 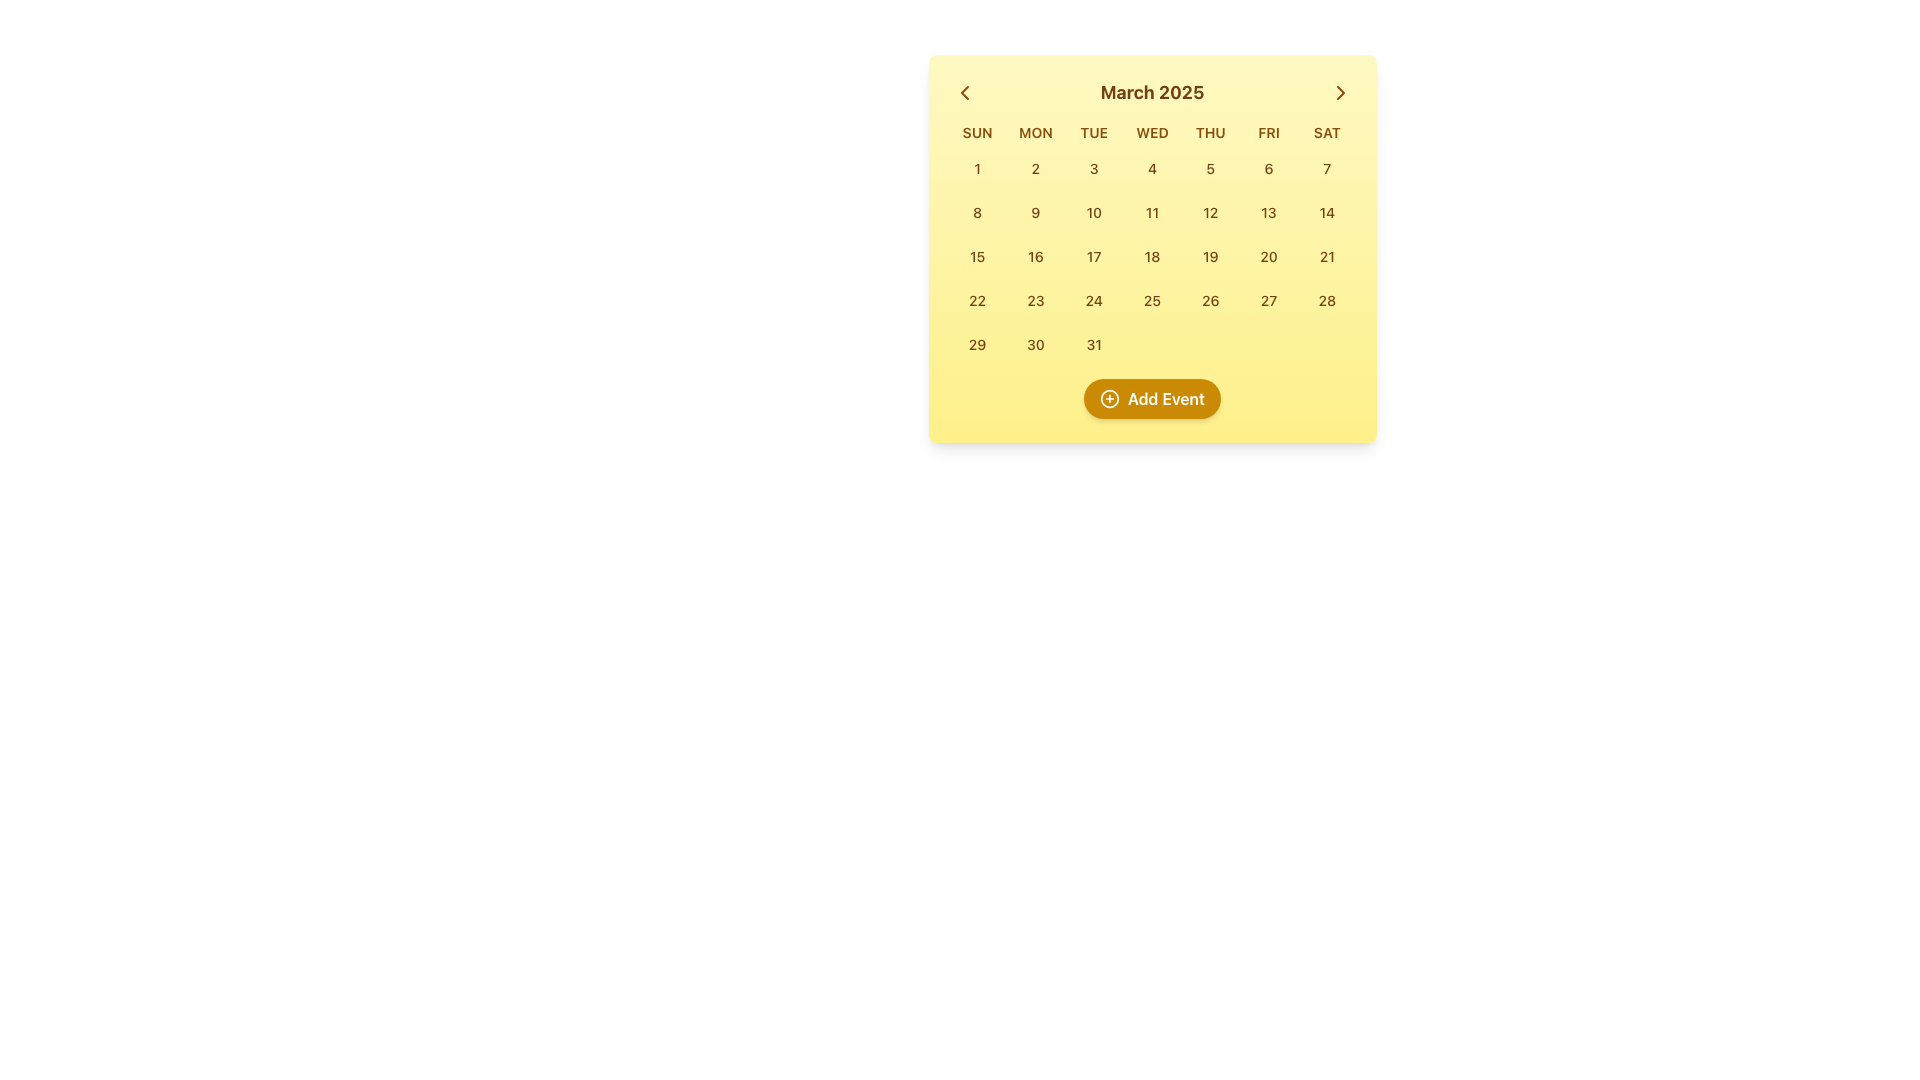 I want to click on the digit '7', so click(x=1327, y=167).